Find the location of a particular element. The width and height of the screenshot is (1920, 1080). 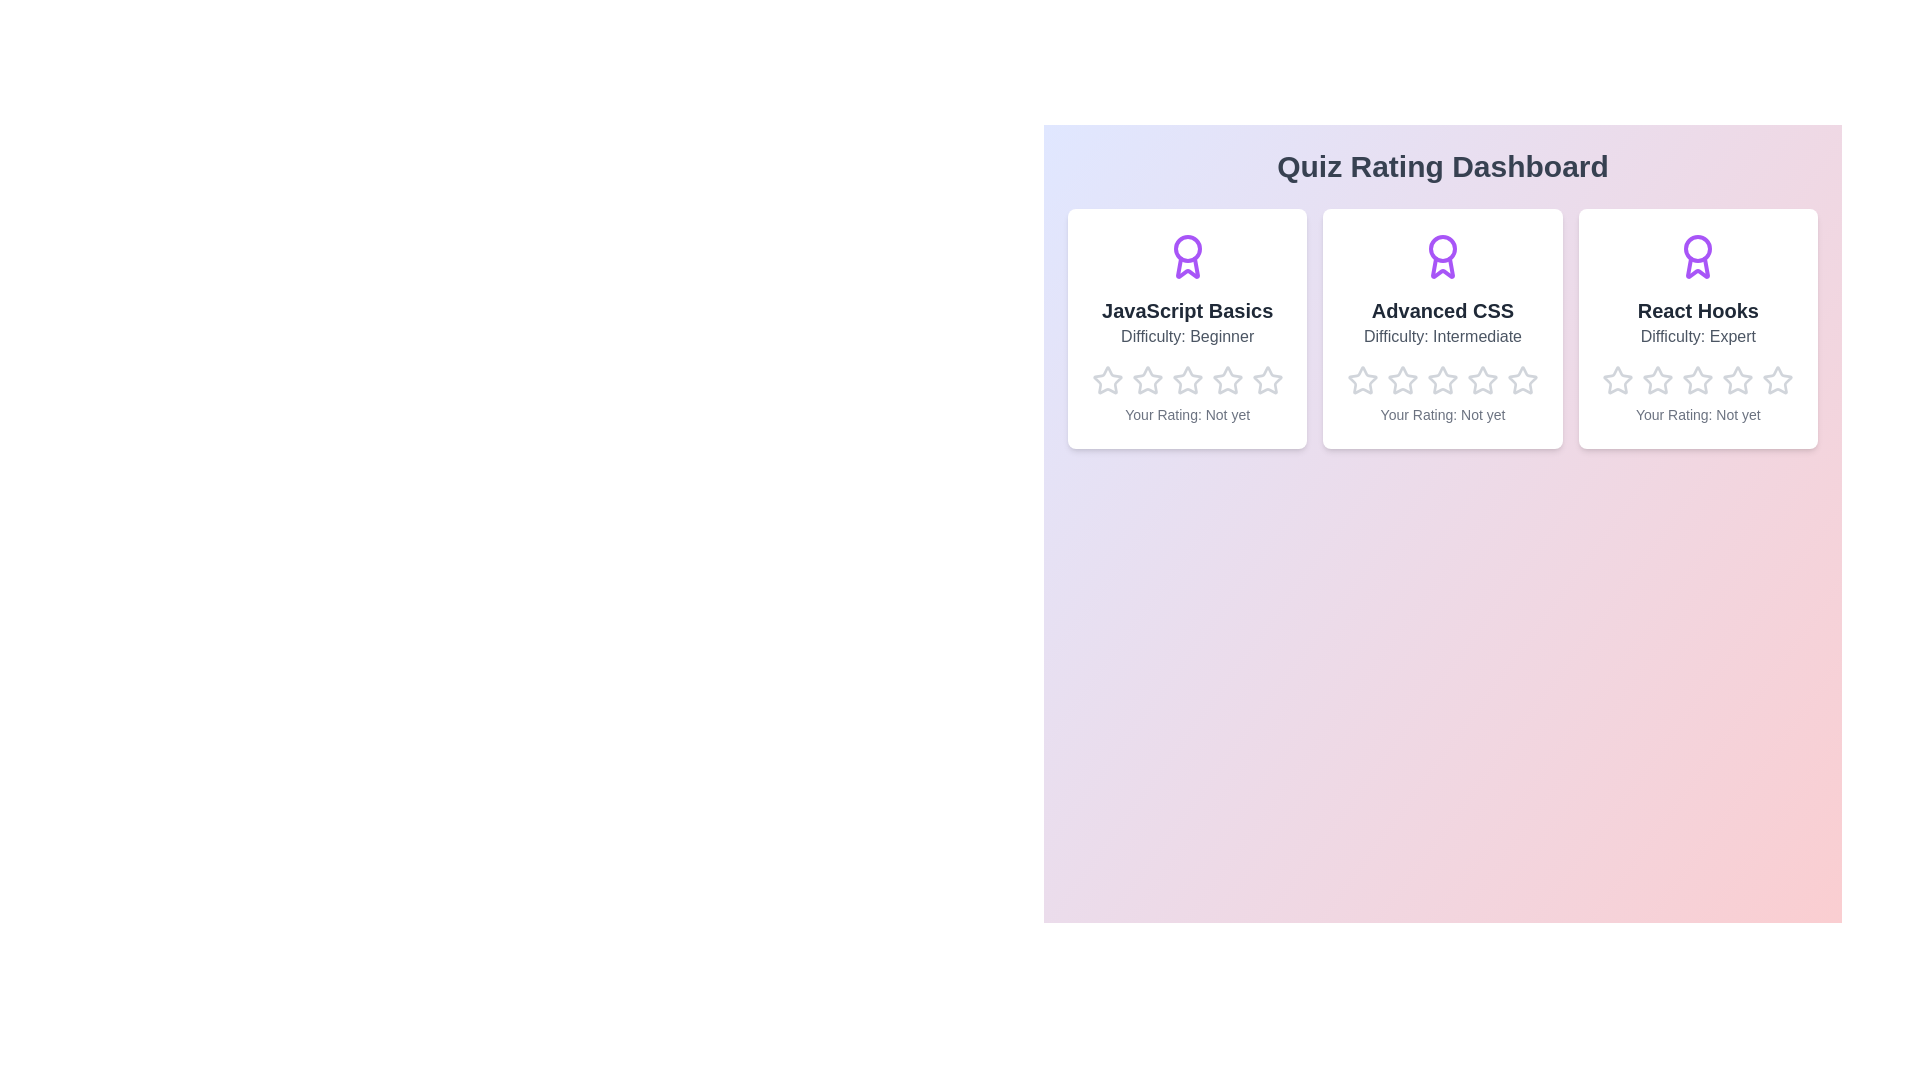

the star corresponding to the rating 3 for the quiz React Hooks is located at coordinates (1681, 365).